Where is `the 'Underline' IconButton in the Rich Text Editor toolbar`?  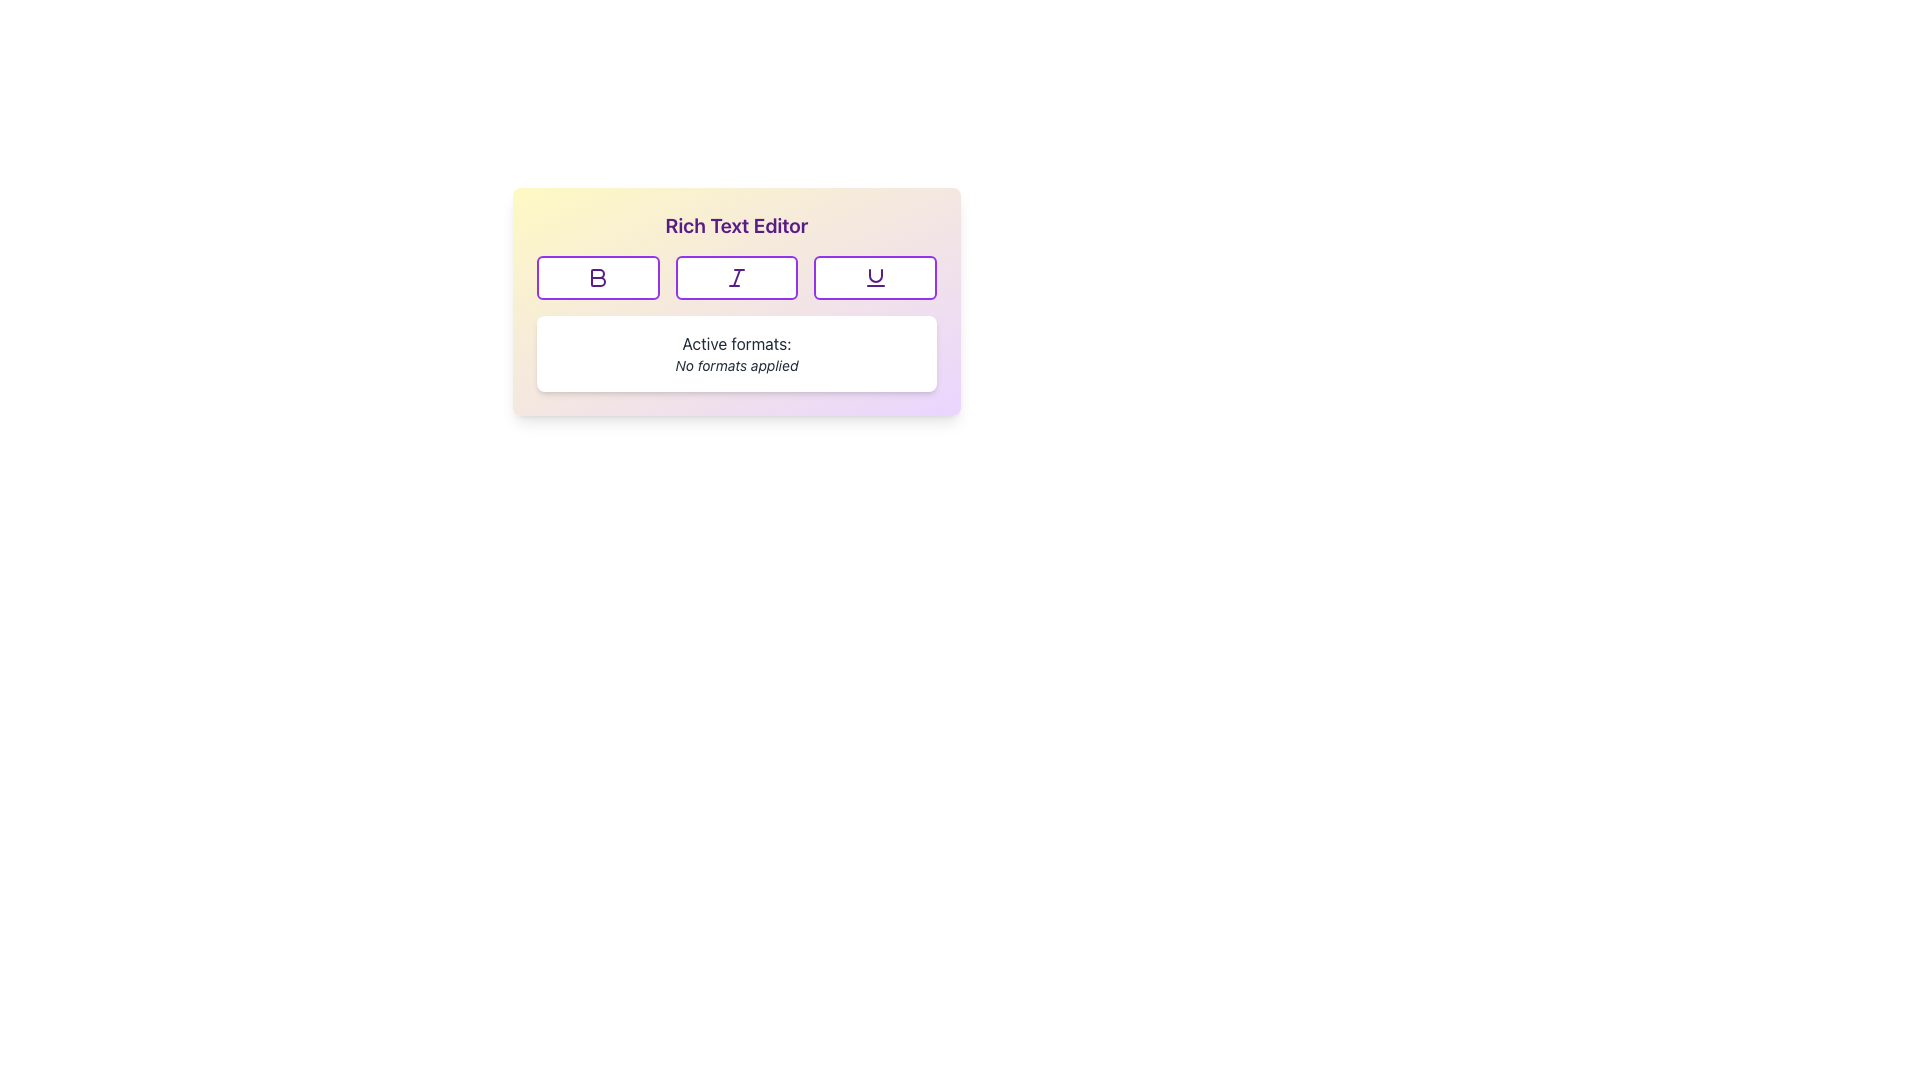 the 'Underline' IconButton in the Rich Text Editor toolbar is located at coordinates (875, 277).